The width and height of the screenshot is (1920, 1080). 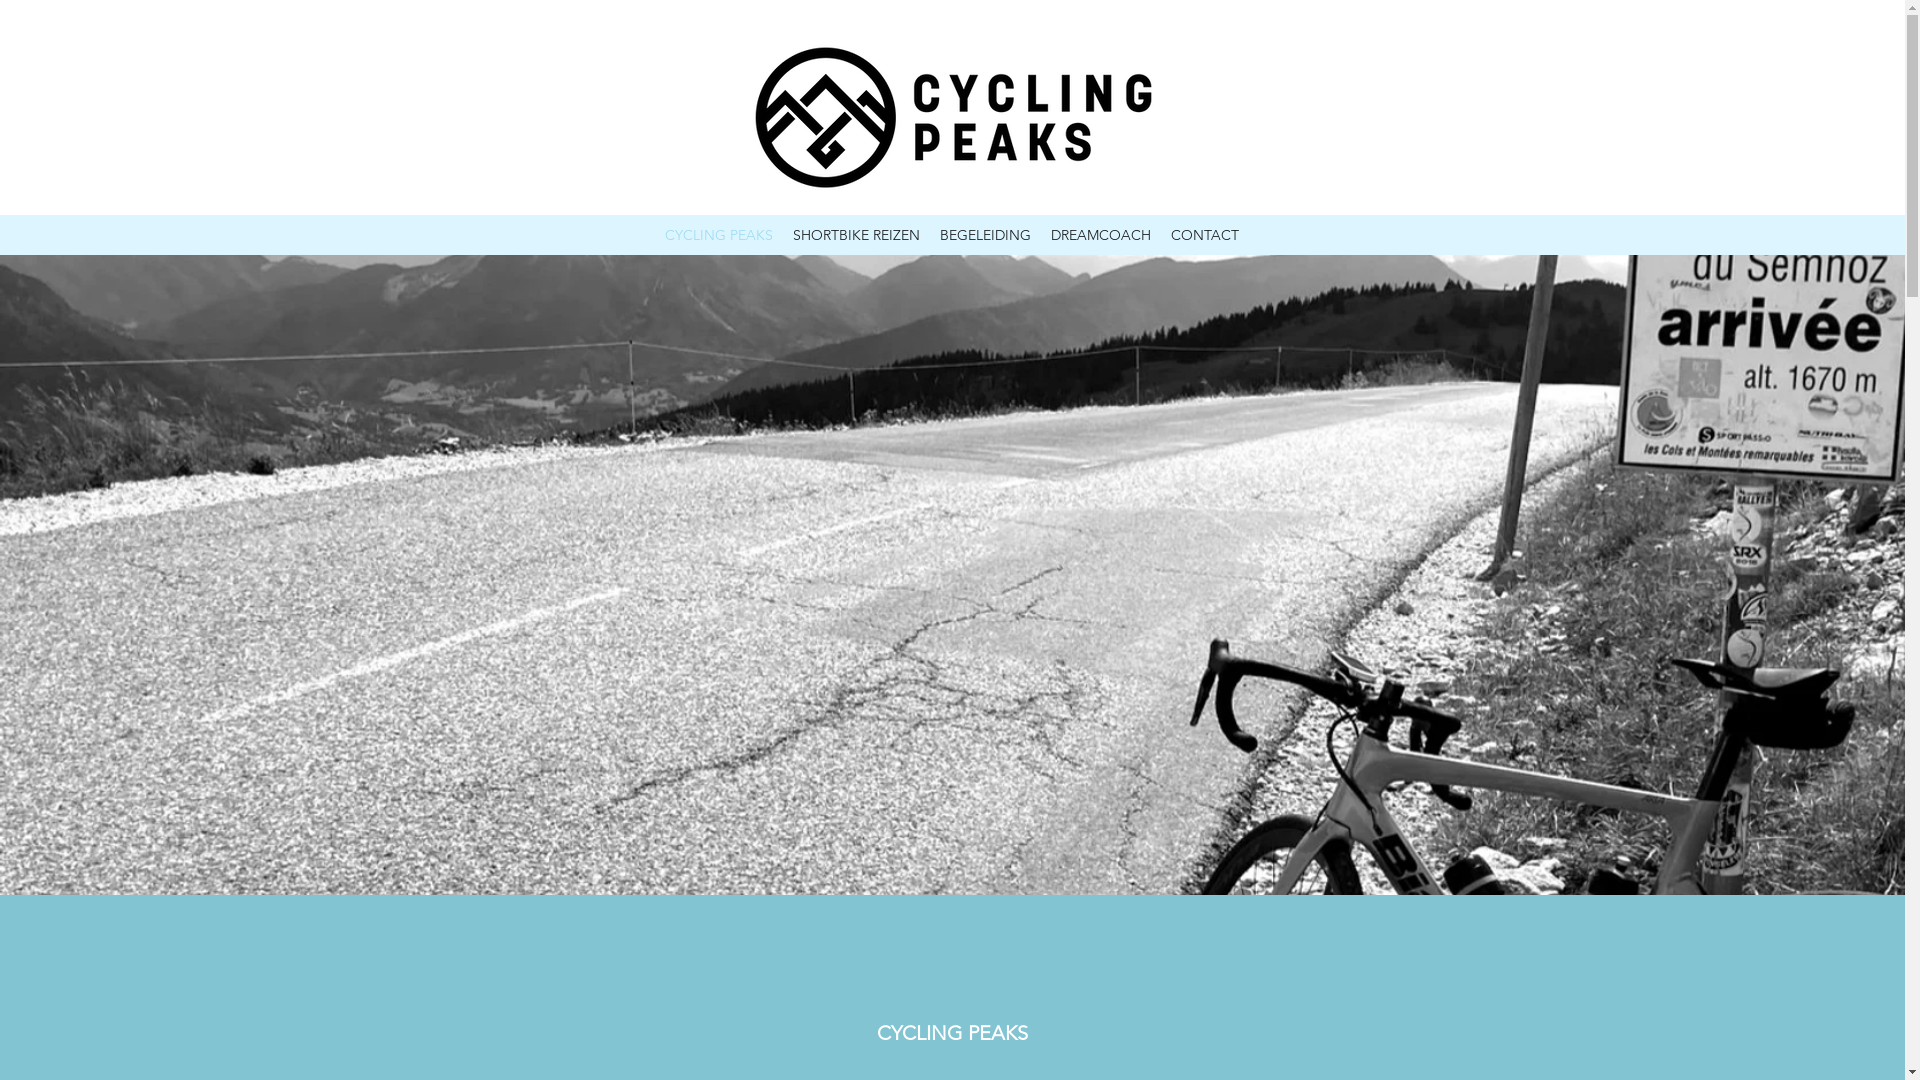 What do you see at coordinates (1099, 234) in the screenshot?
I see `'DREAMCOACH'` at bounding box center [1099, 234].